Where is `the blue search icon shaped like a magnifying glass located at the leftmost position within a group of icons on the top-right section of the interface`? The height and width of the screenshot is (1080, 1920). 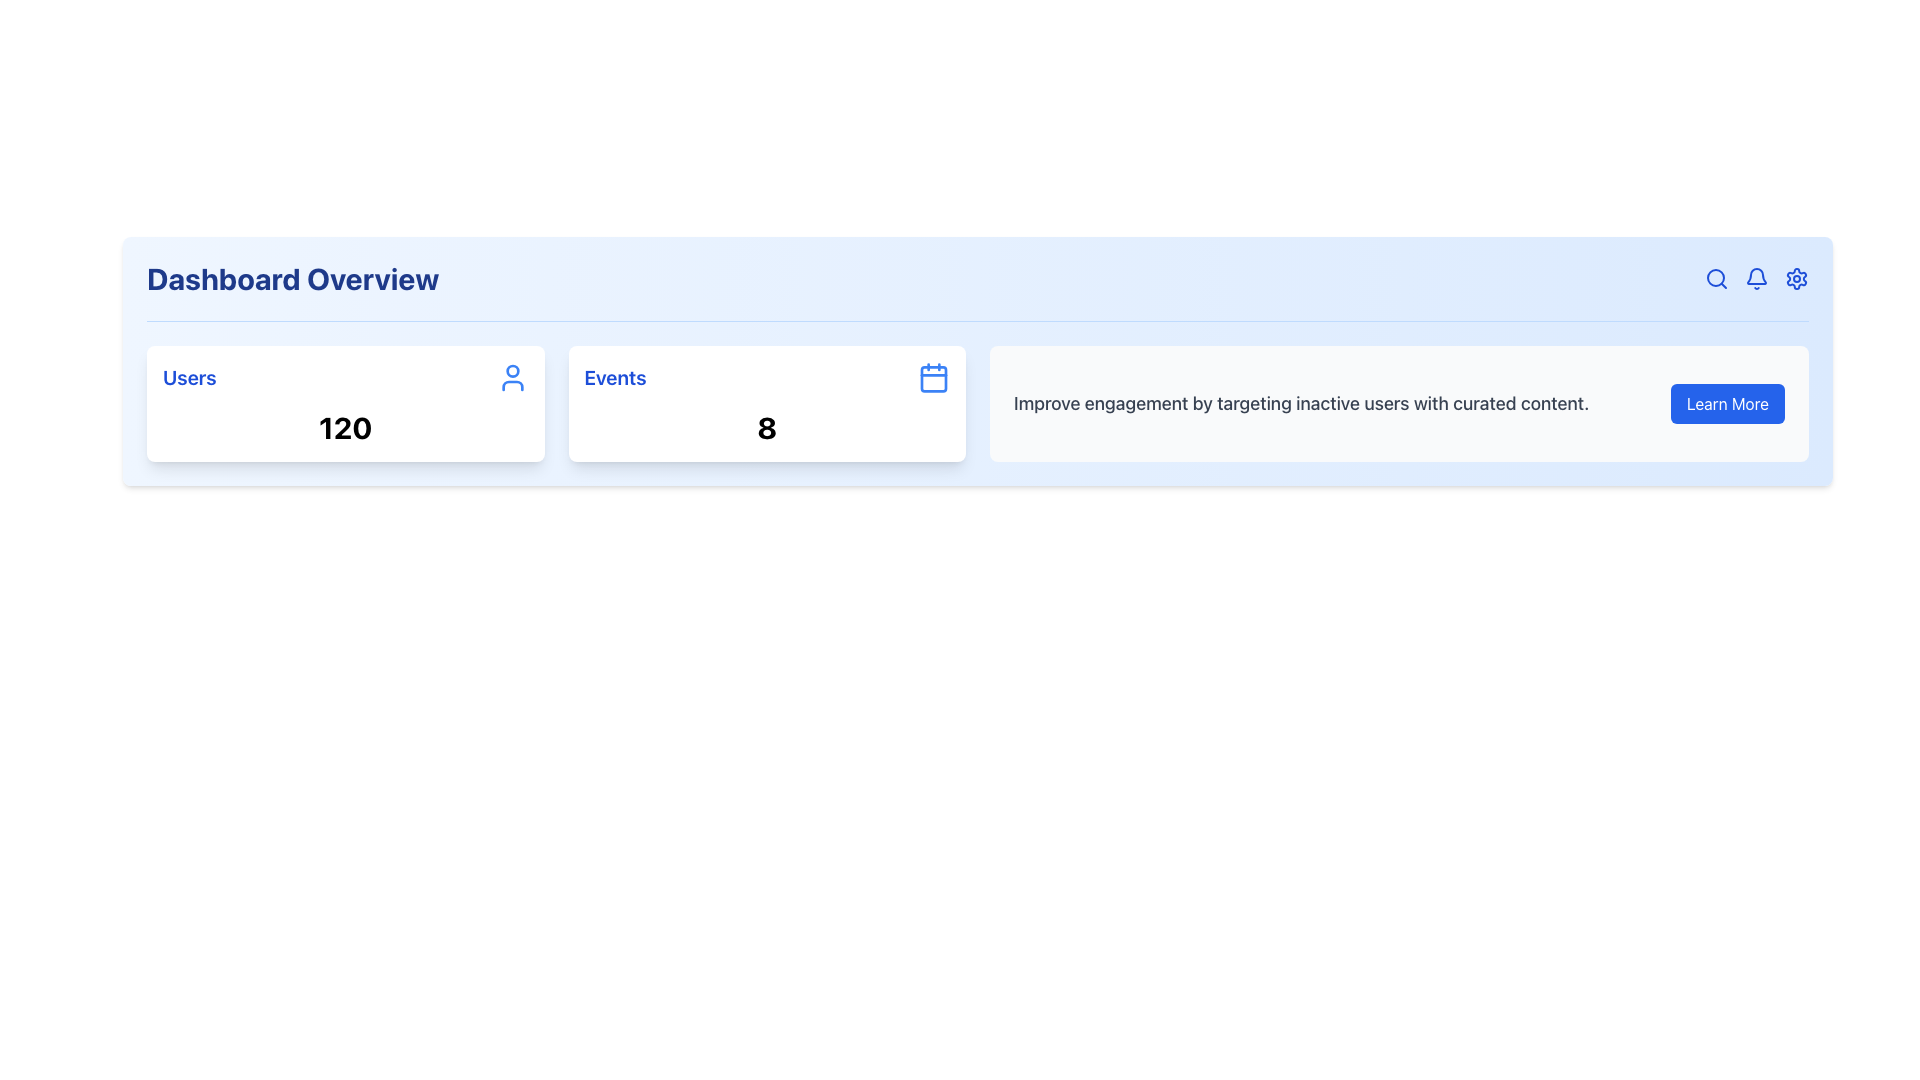 the blue search icon shaped like a magnifying glass located at the leftmost position within a group of icons on the top-right section of the interface is located at coordinates (1716, 278).